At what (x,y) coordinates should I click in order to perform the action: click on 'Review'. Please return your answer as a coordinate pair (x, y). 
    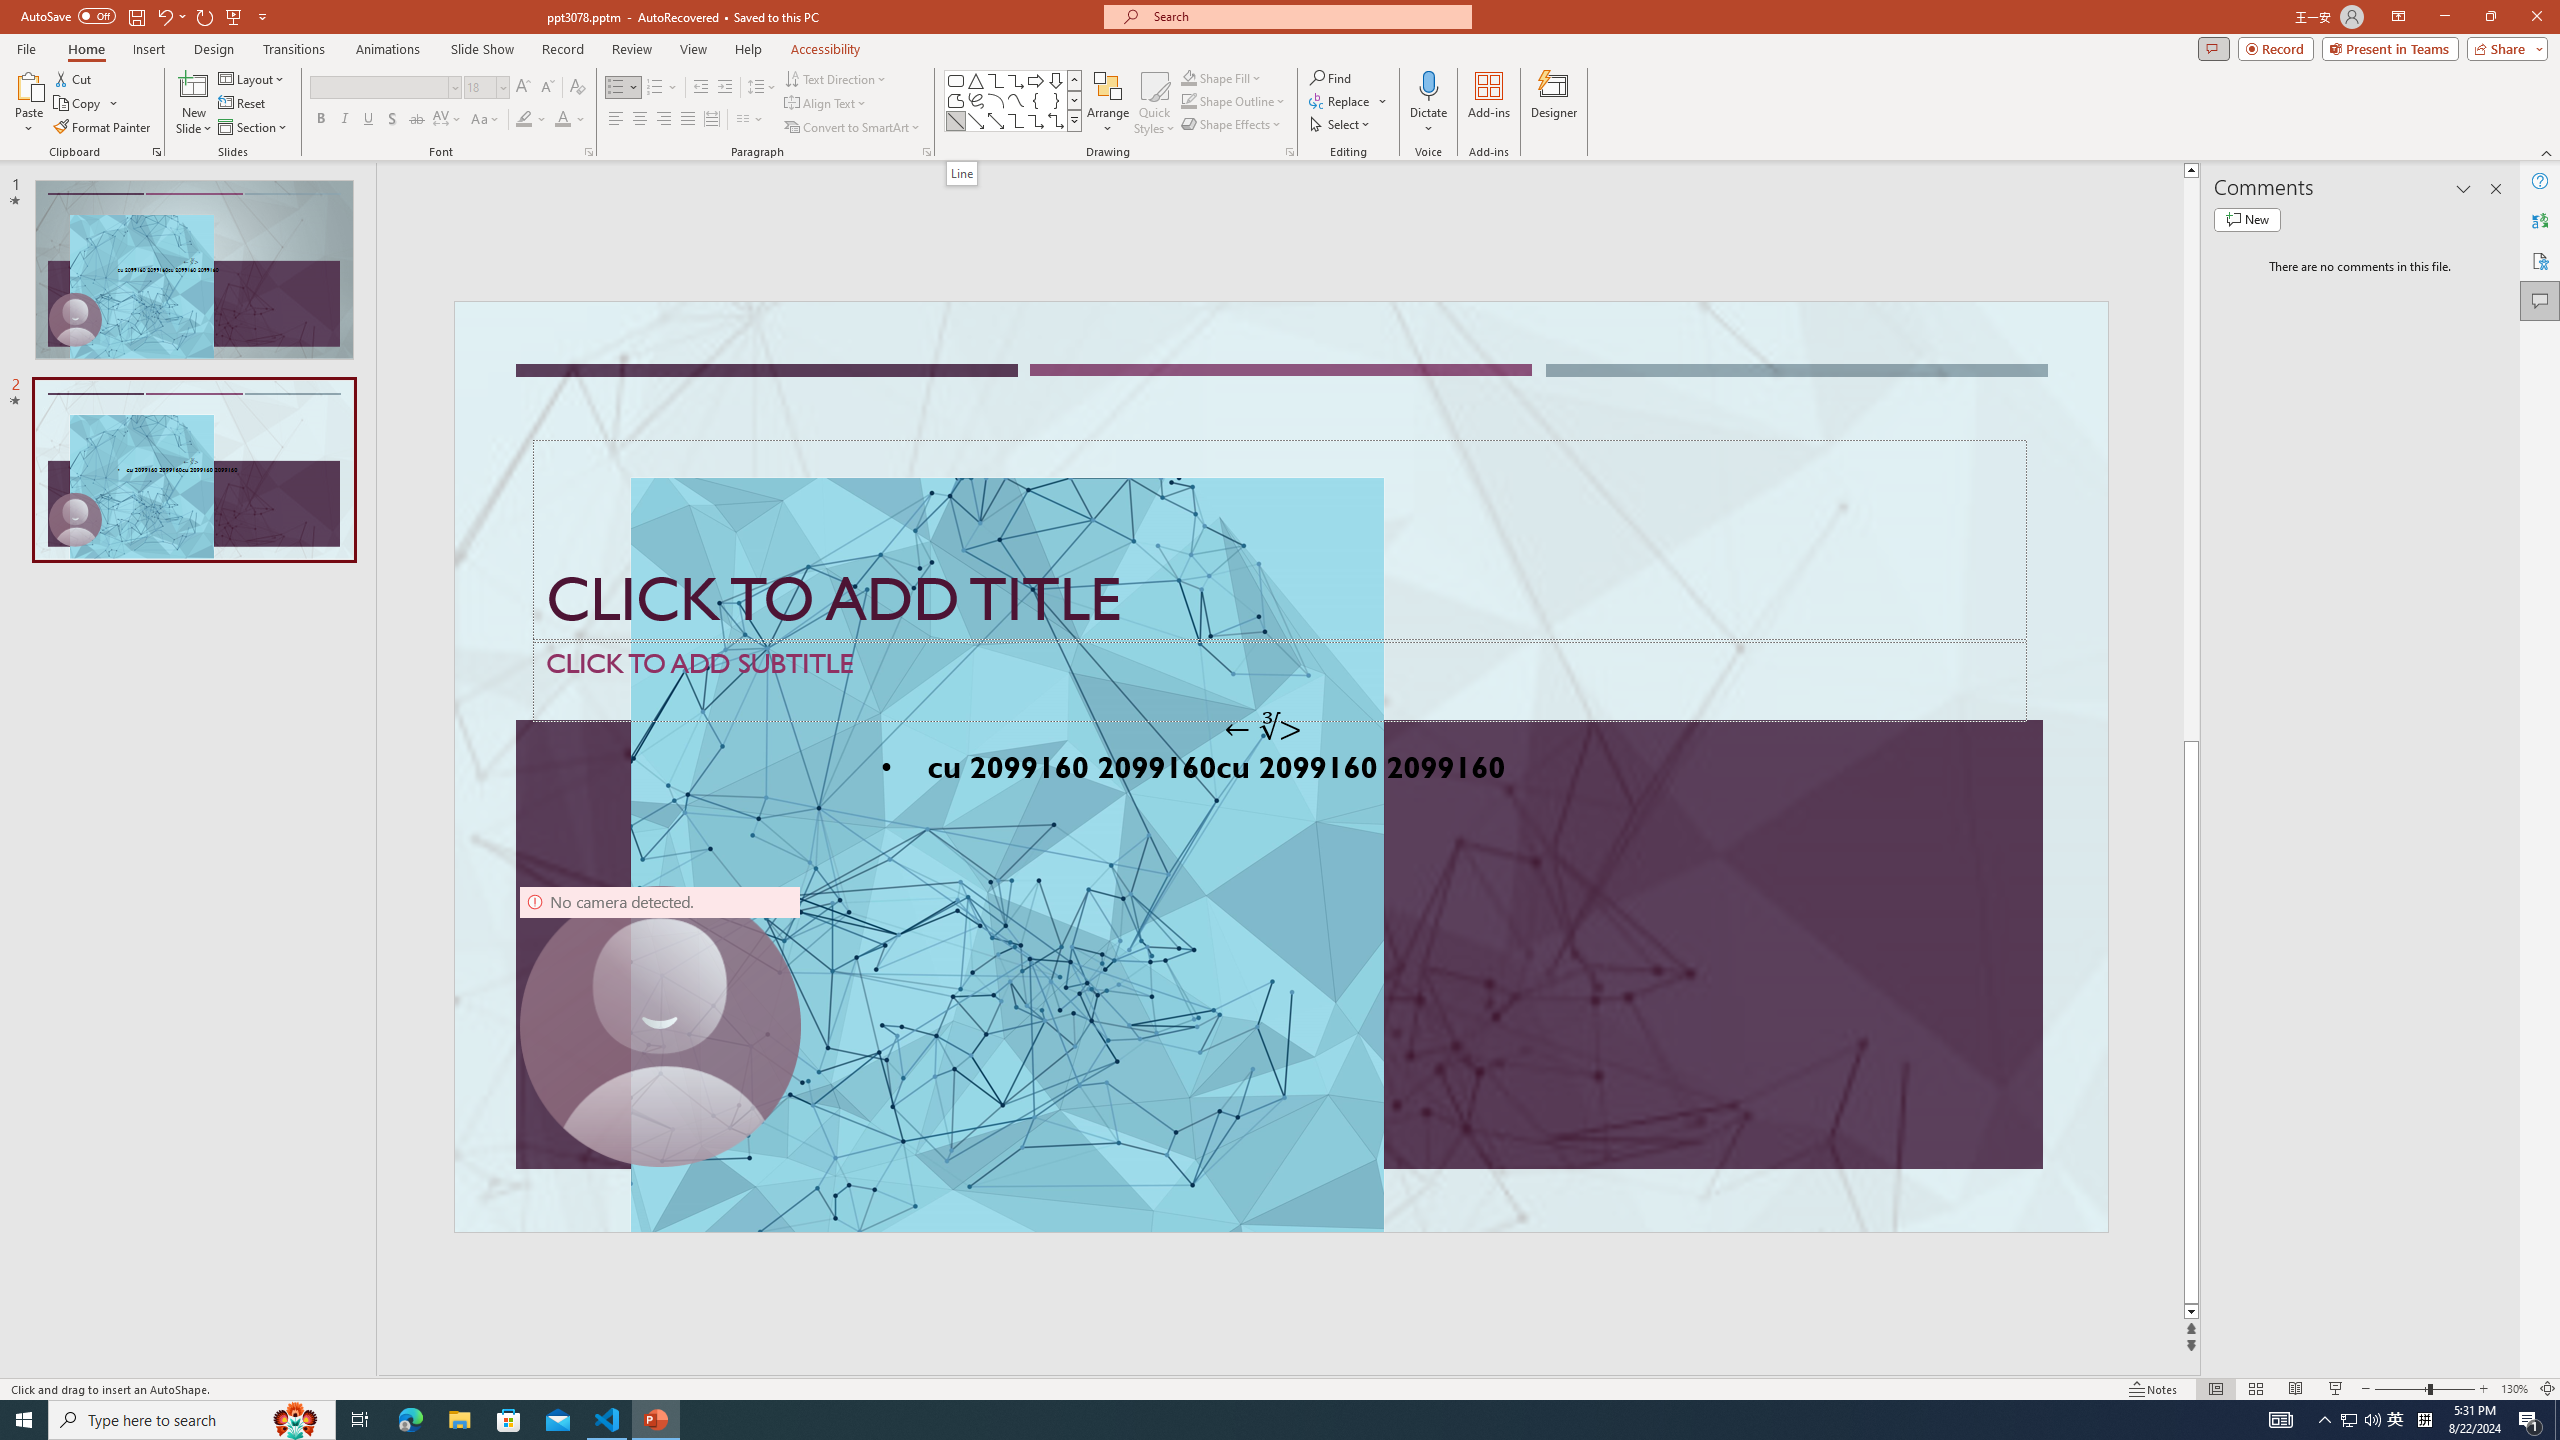
    Looking at the image, I should click on (631, 49).